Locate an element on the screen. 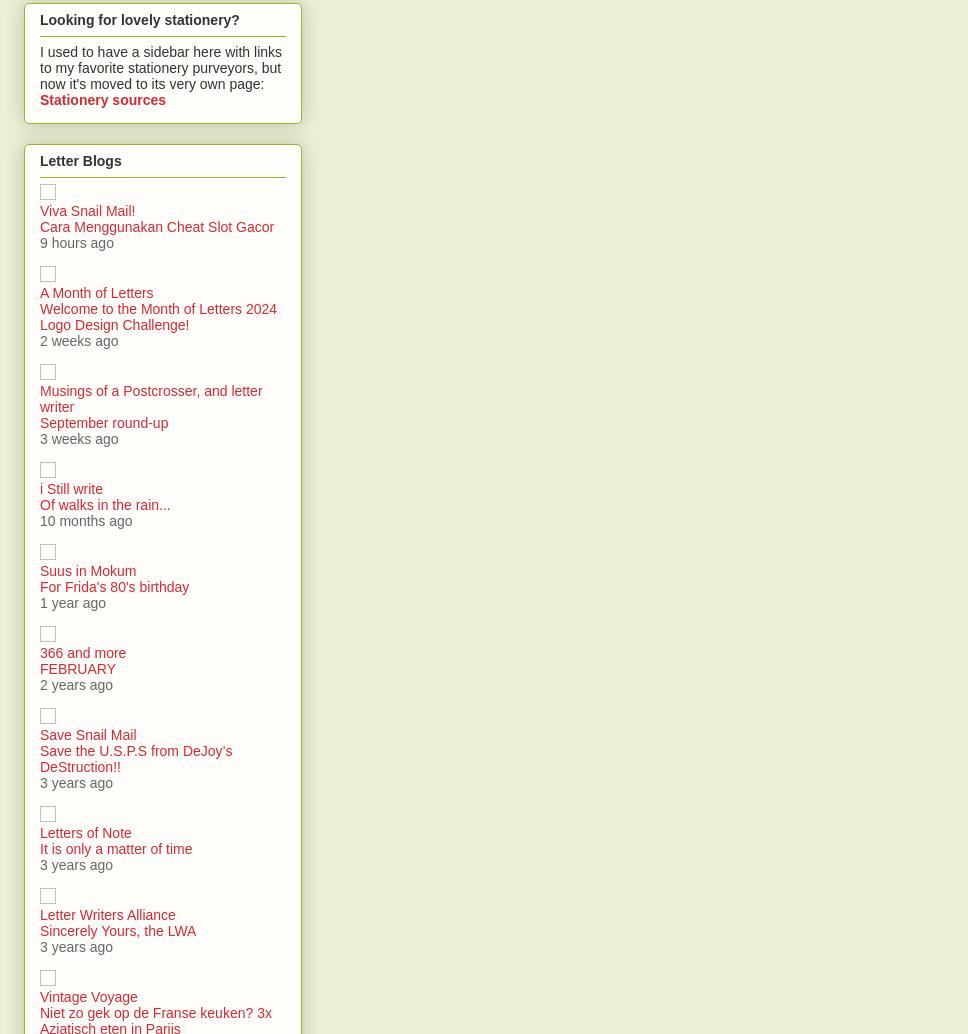 This screenshot has width=968, height=1034. '9 hours ago' is located at coordinates (39, 242).